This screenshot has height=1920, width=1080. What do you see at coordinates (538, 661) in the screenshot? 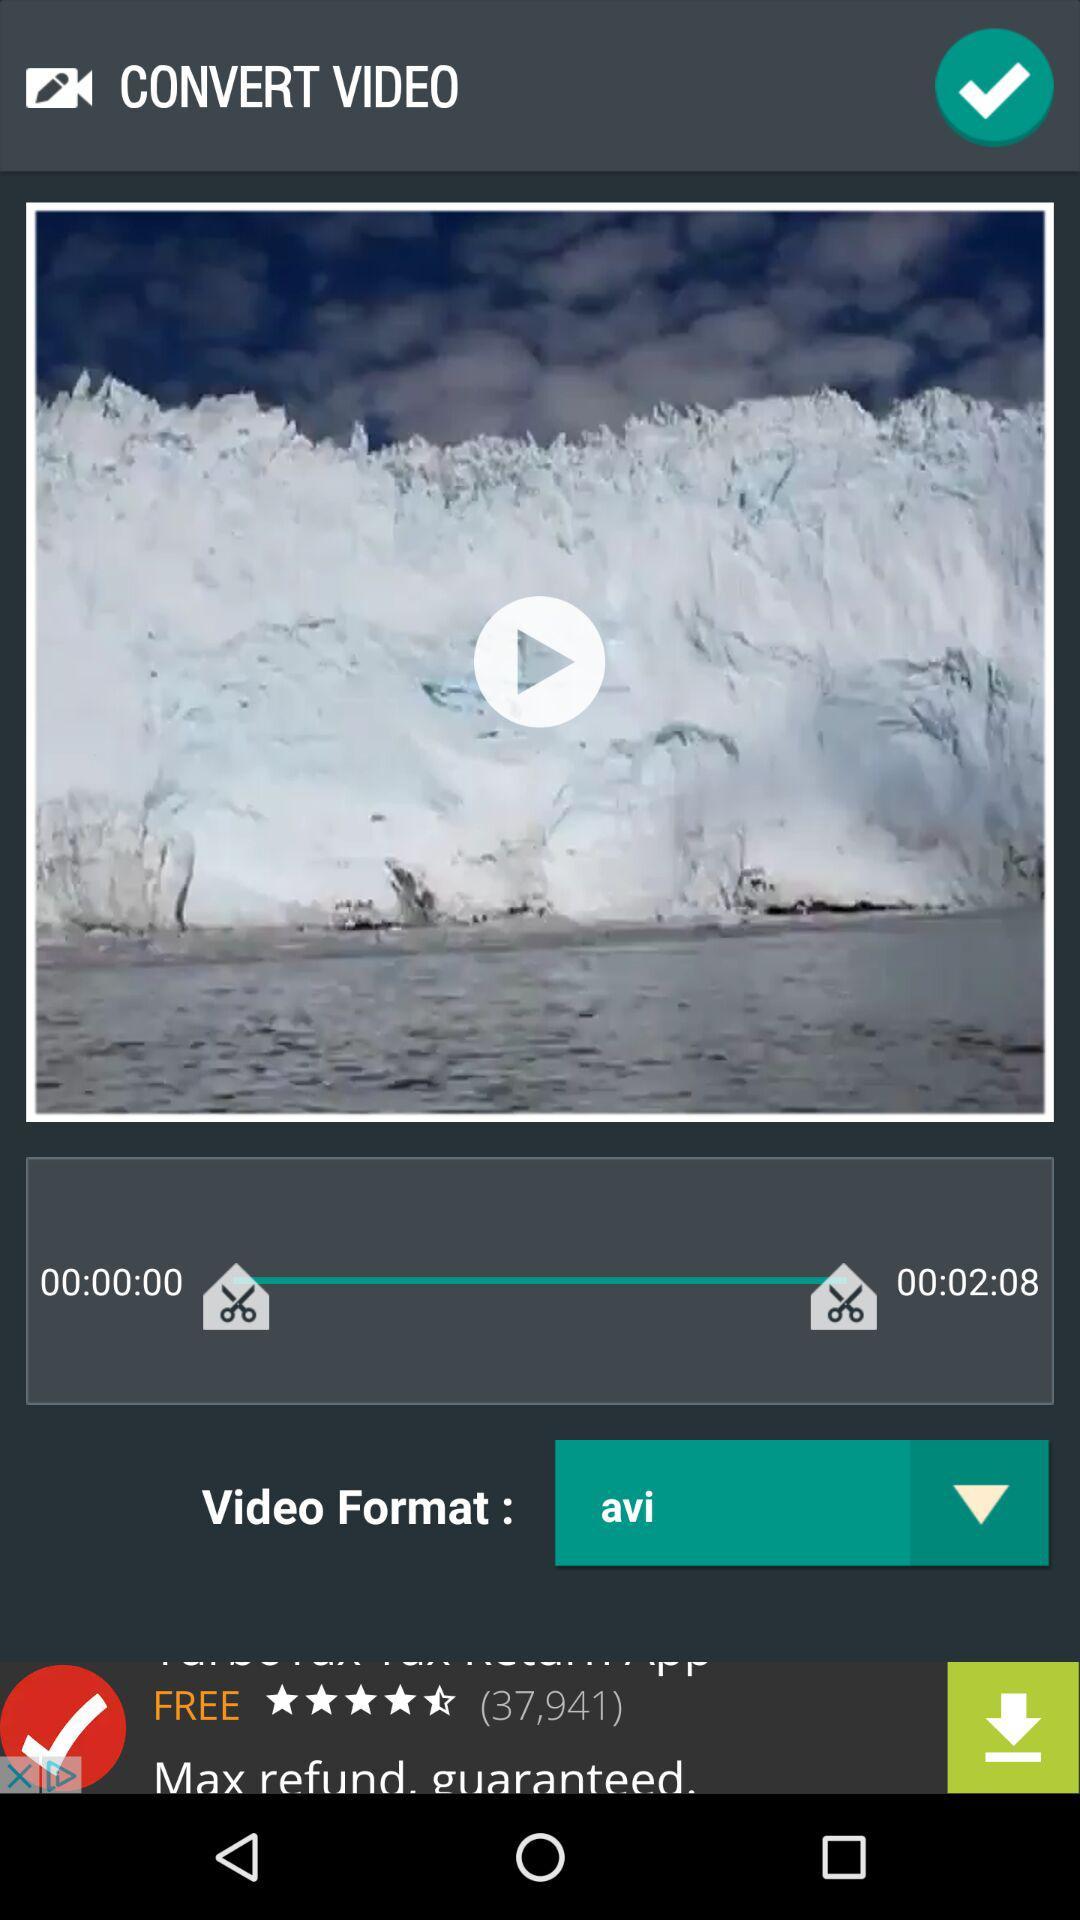
I see `a video` at bounding box center [538, 661].